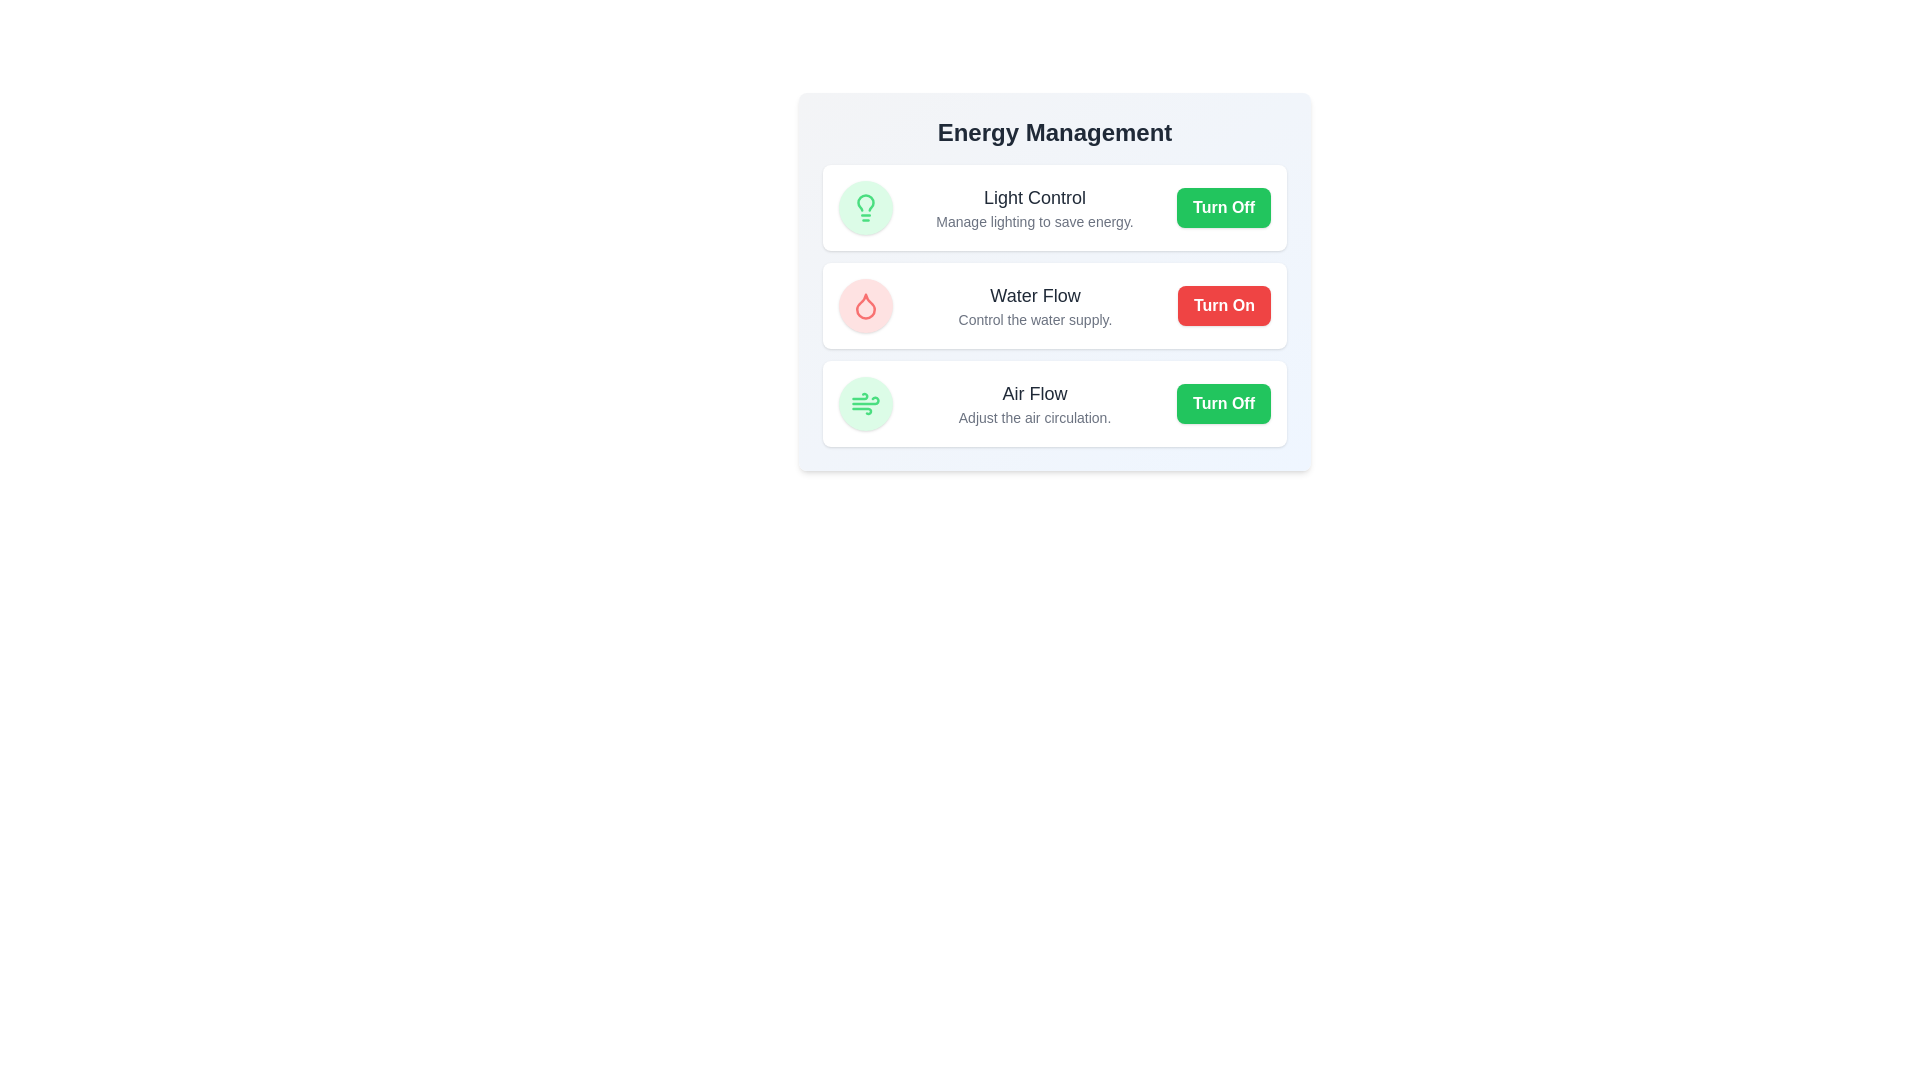  Describe the element at coordinates (1054, 208) in the screenshot. I see `the informational card with the 'Turn Off' button, which is the first card in the Energy Management section` at that location.